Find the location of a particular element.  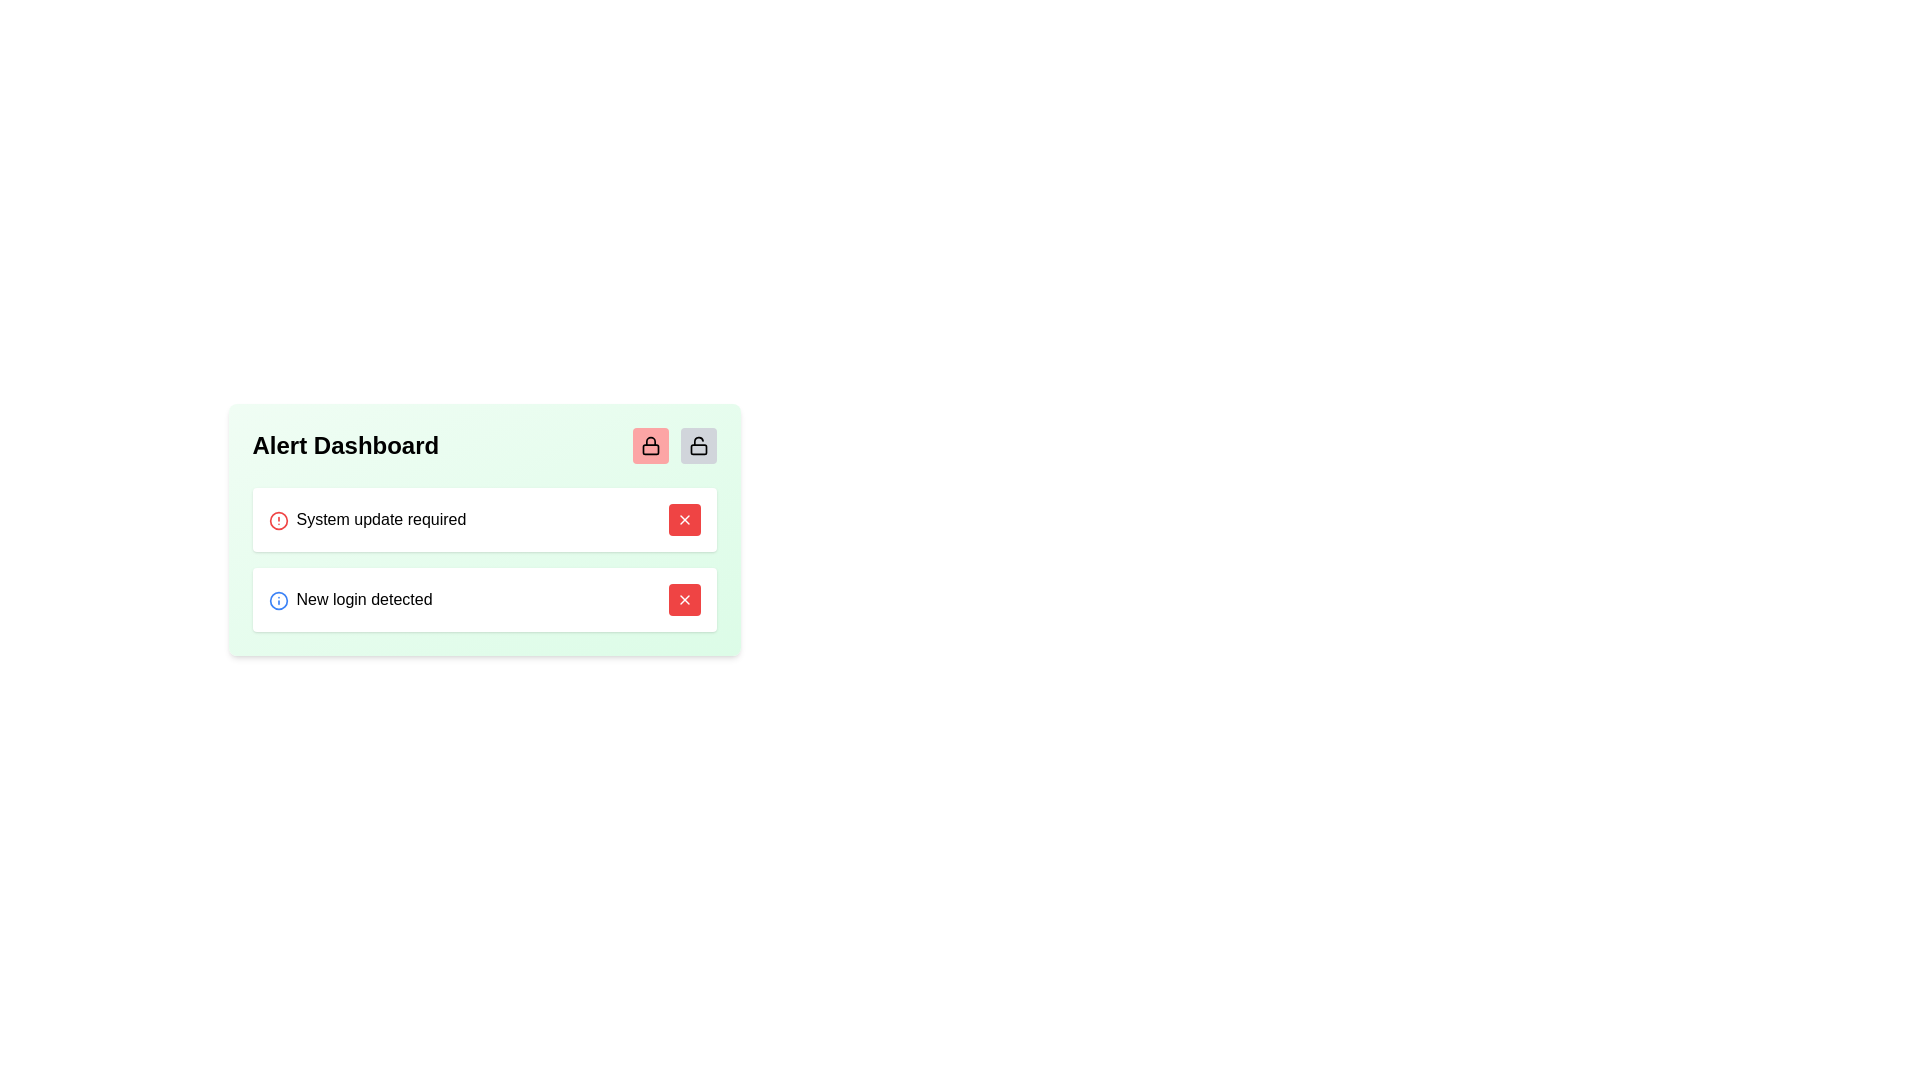

the body of the unlocked padlock icon located in the bottom section of the padlock icon on the green card layout next to the 'Alert Dashboard' title is located at coordinates (698, 448).